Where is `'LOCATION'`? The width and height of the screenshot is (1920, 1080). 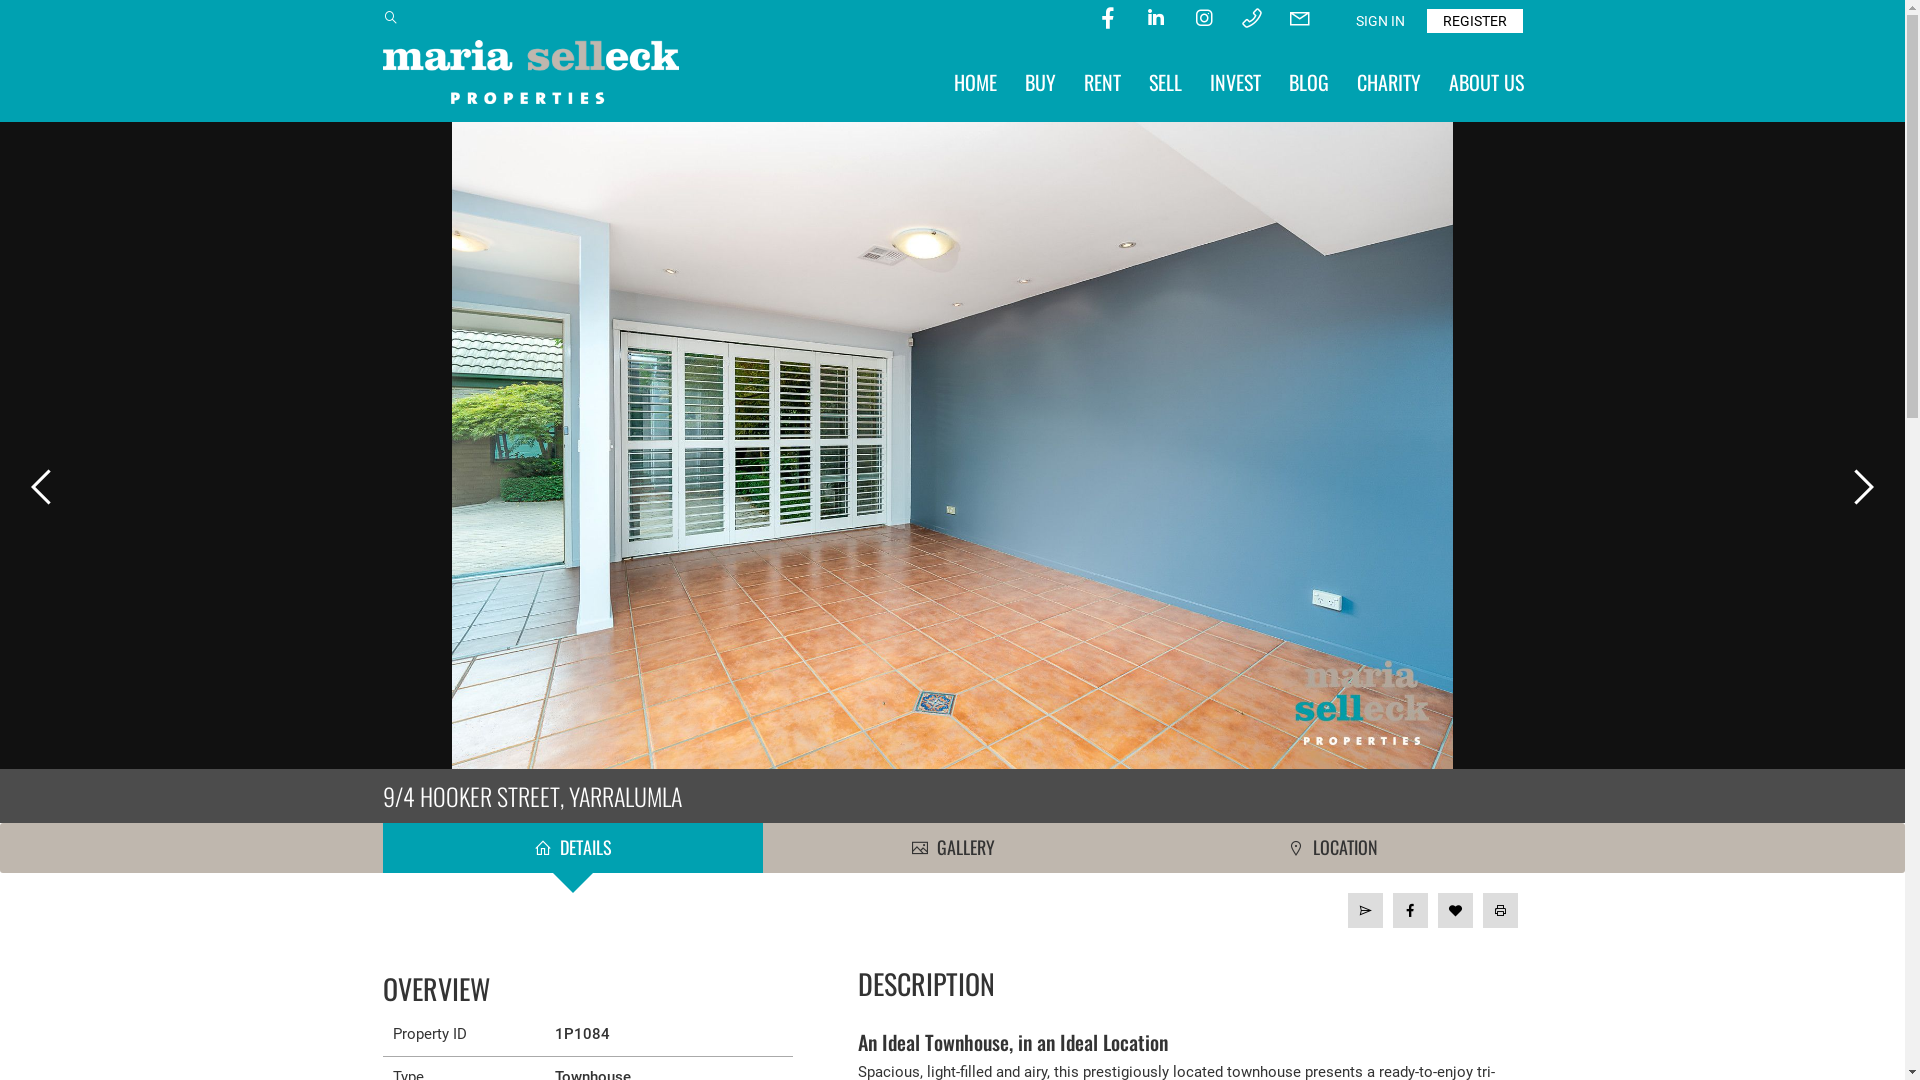
'LOCATION' is located at coordinates (1332, 848).